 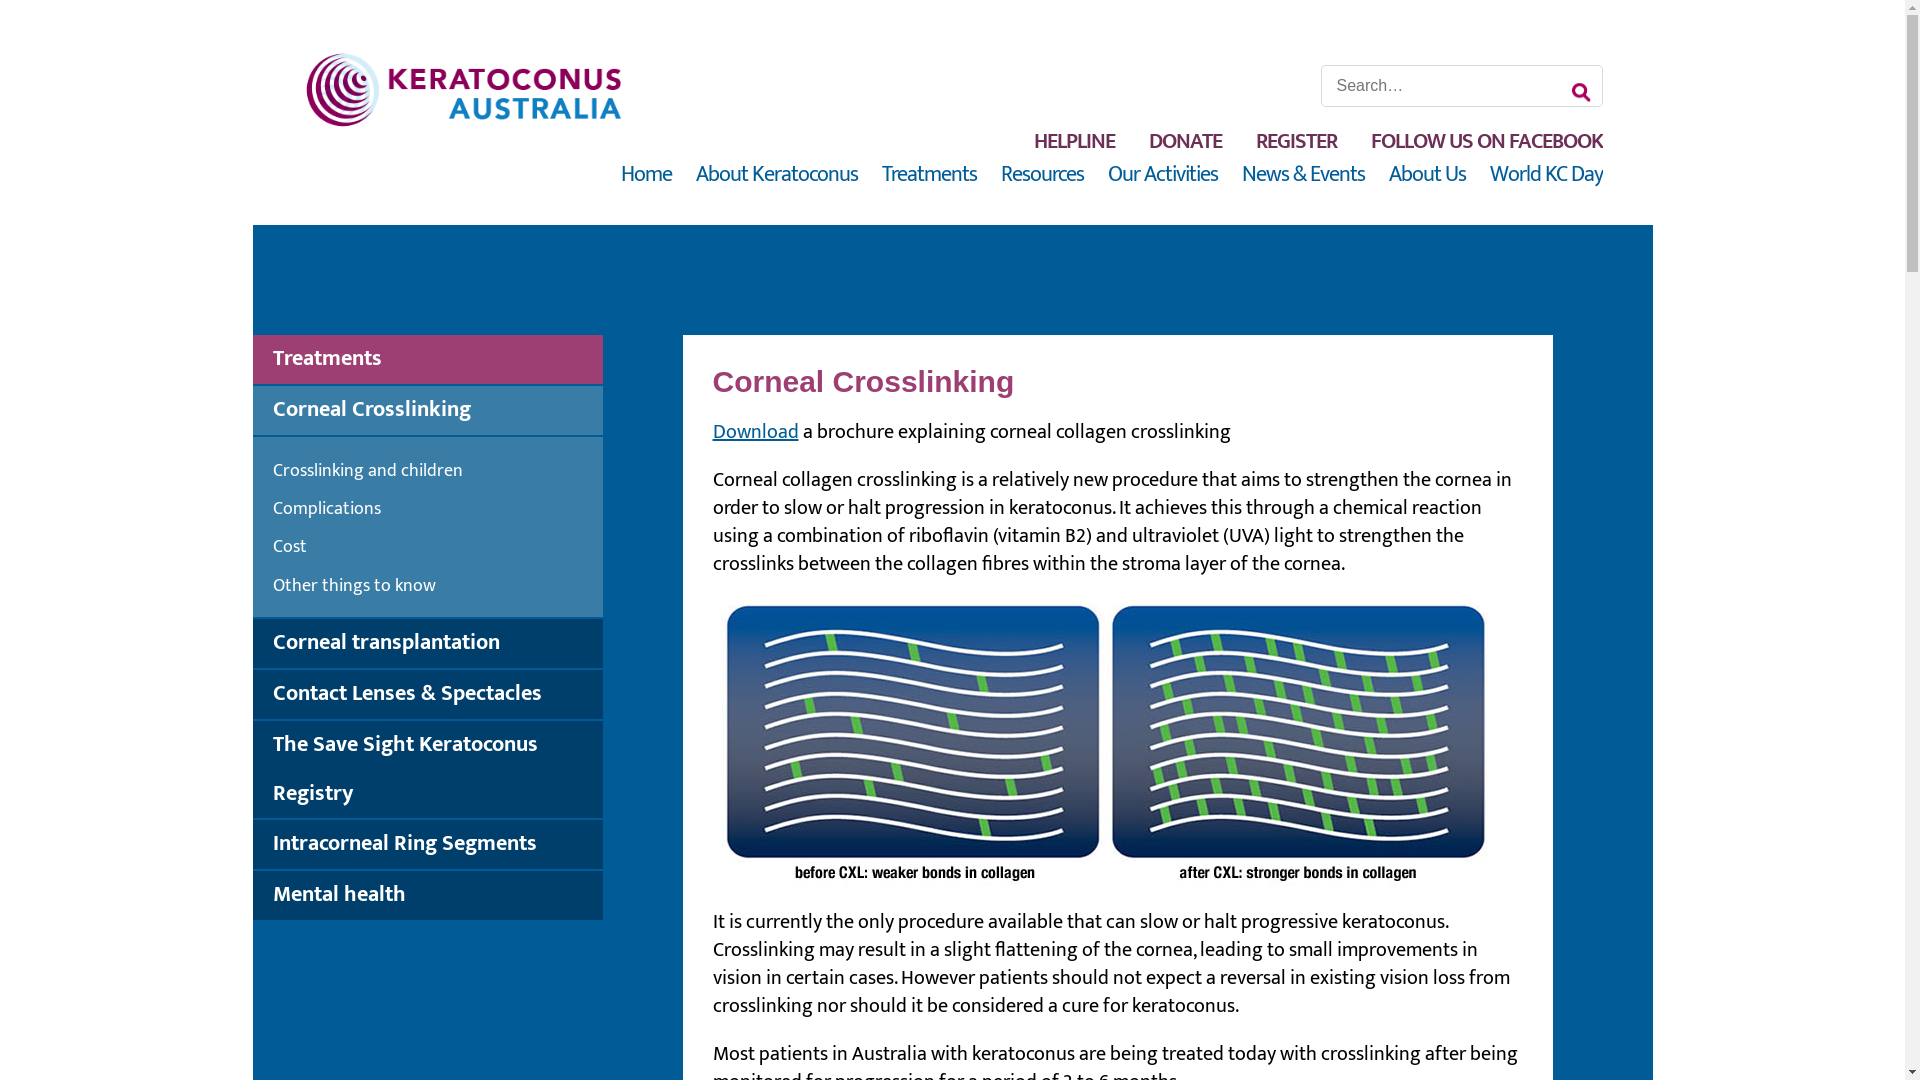 What do you see at coordinates (435, 894) in the screenshot?
I see `'Mental health'` at bounding box center [435, 894].